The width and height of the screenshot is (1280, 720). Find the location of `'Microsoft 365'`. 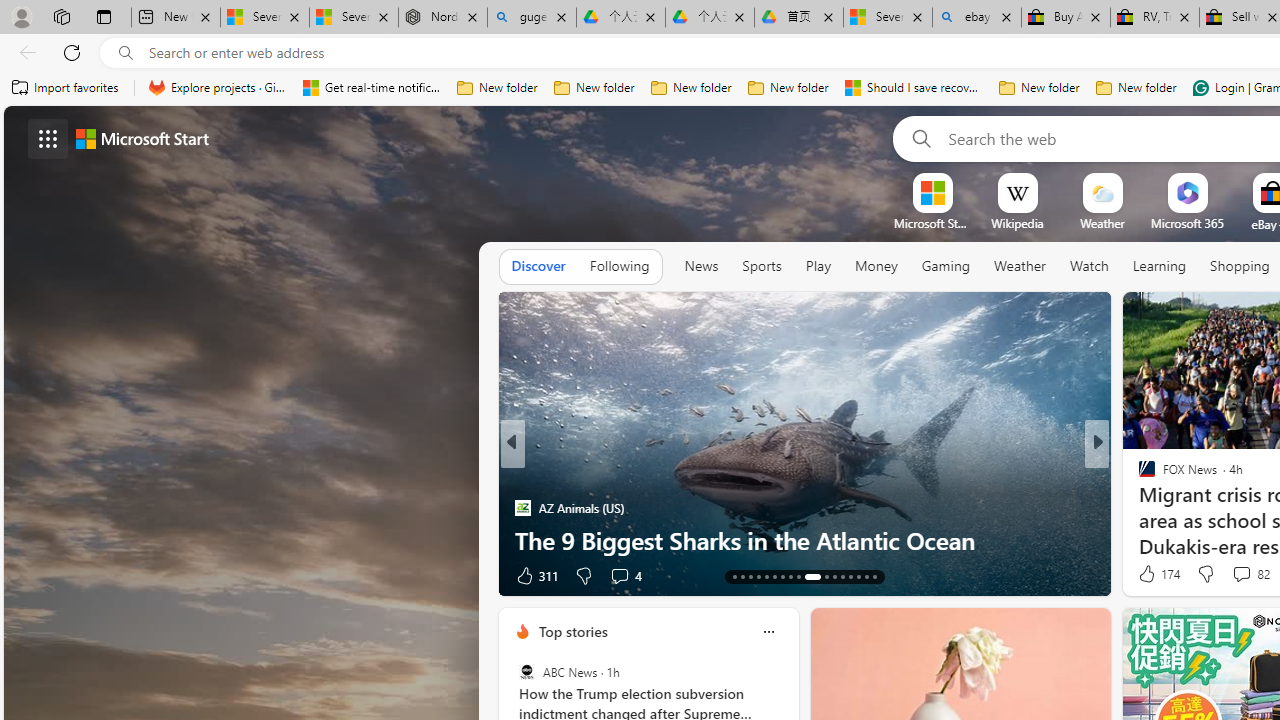

'Microsoft 365' is located at coordinates (1187, 223).